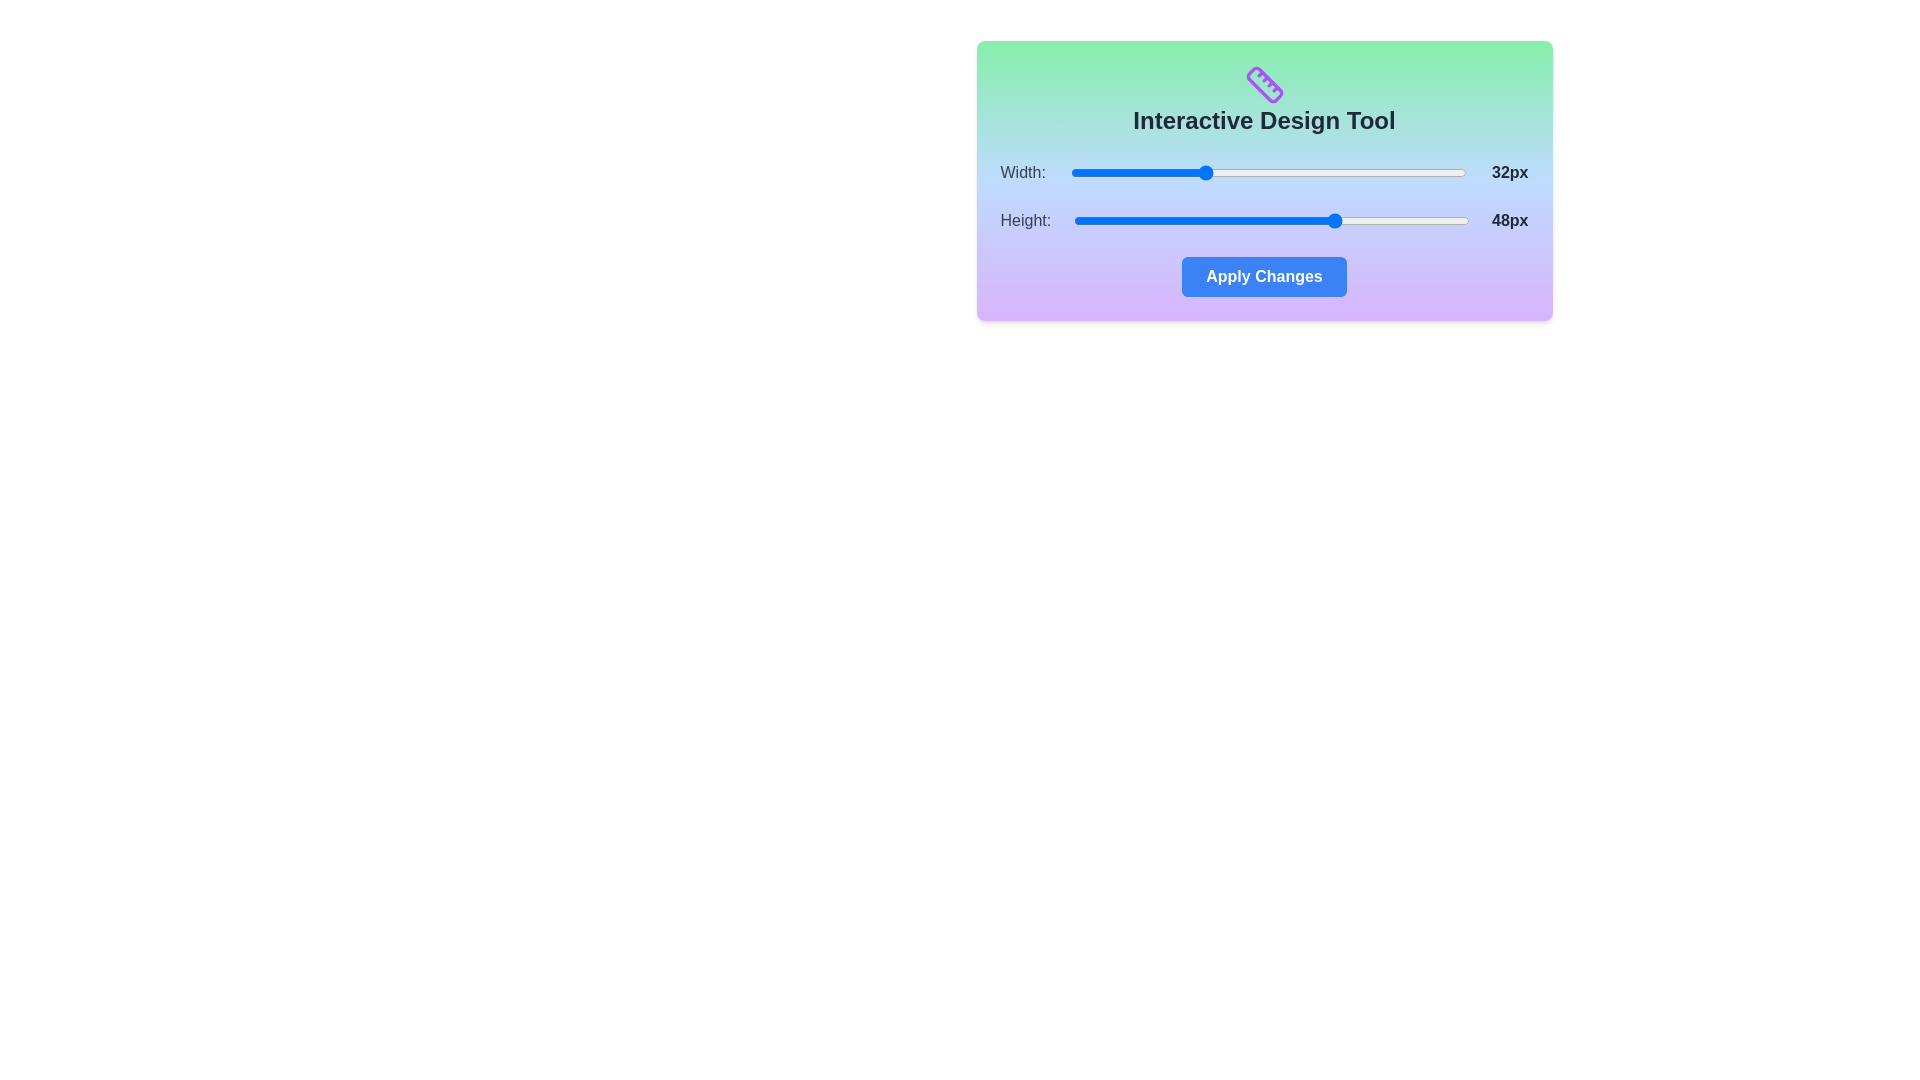  Describe the element at coordinates (1197, 220) in the screenshot. I see `the 'Height' slider to set its value to 31` at that location.